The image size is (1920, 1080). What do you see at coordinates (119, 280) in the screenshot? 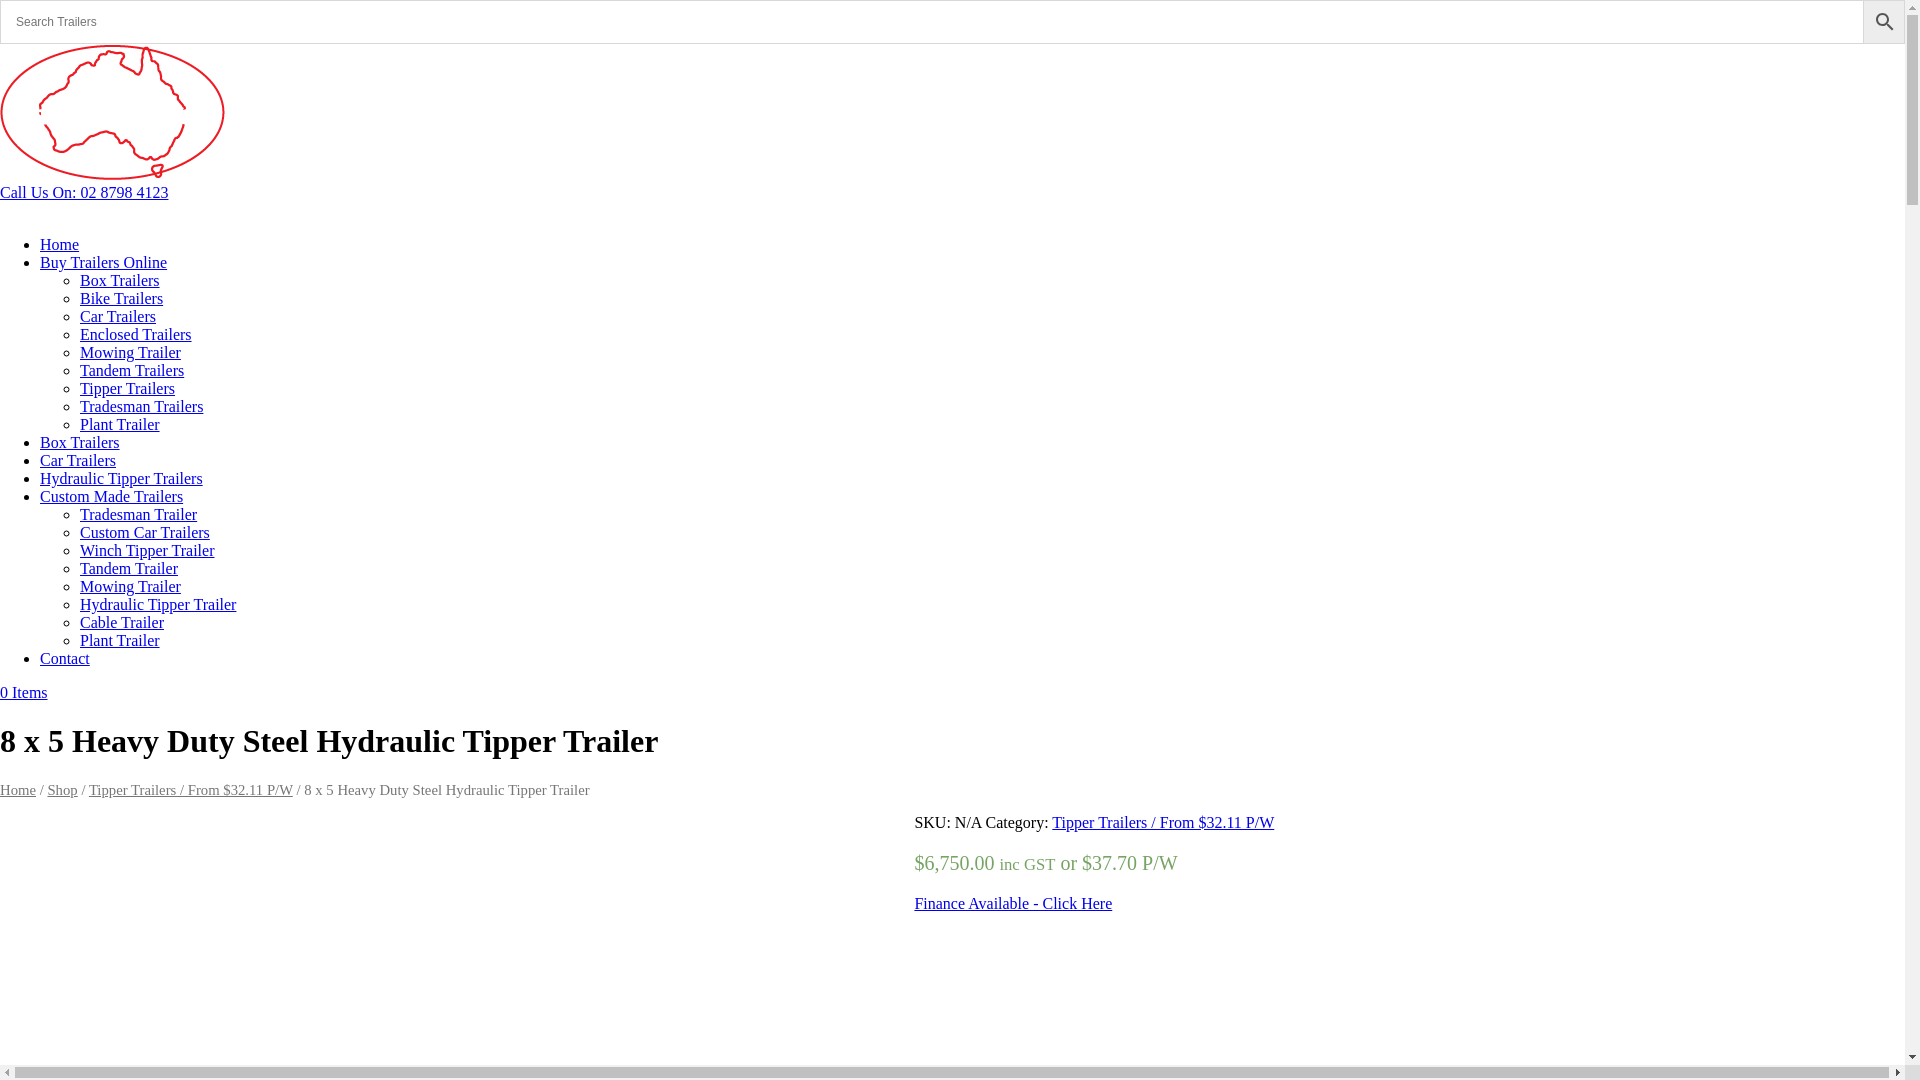
I see `'Box Trailers'` at bounding box center [119, 280].